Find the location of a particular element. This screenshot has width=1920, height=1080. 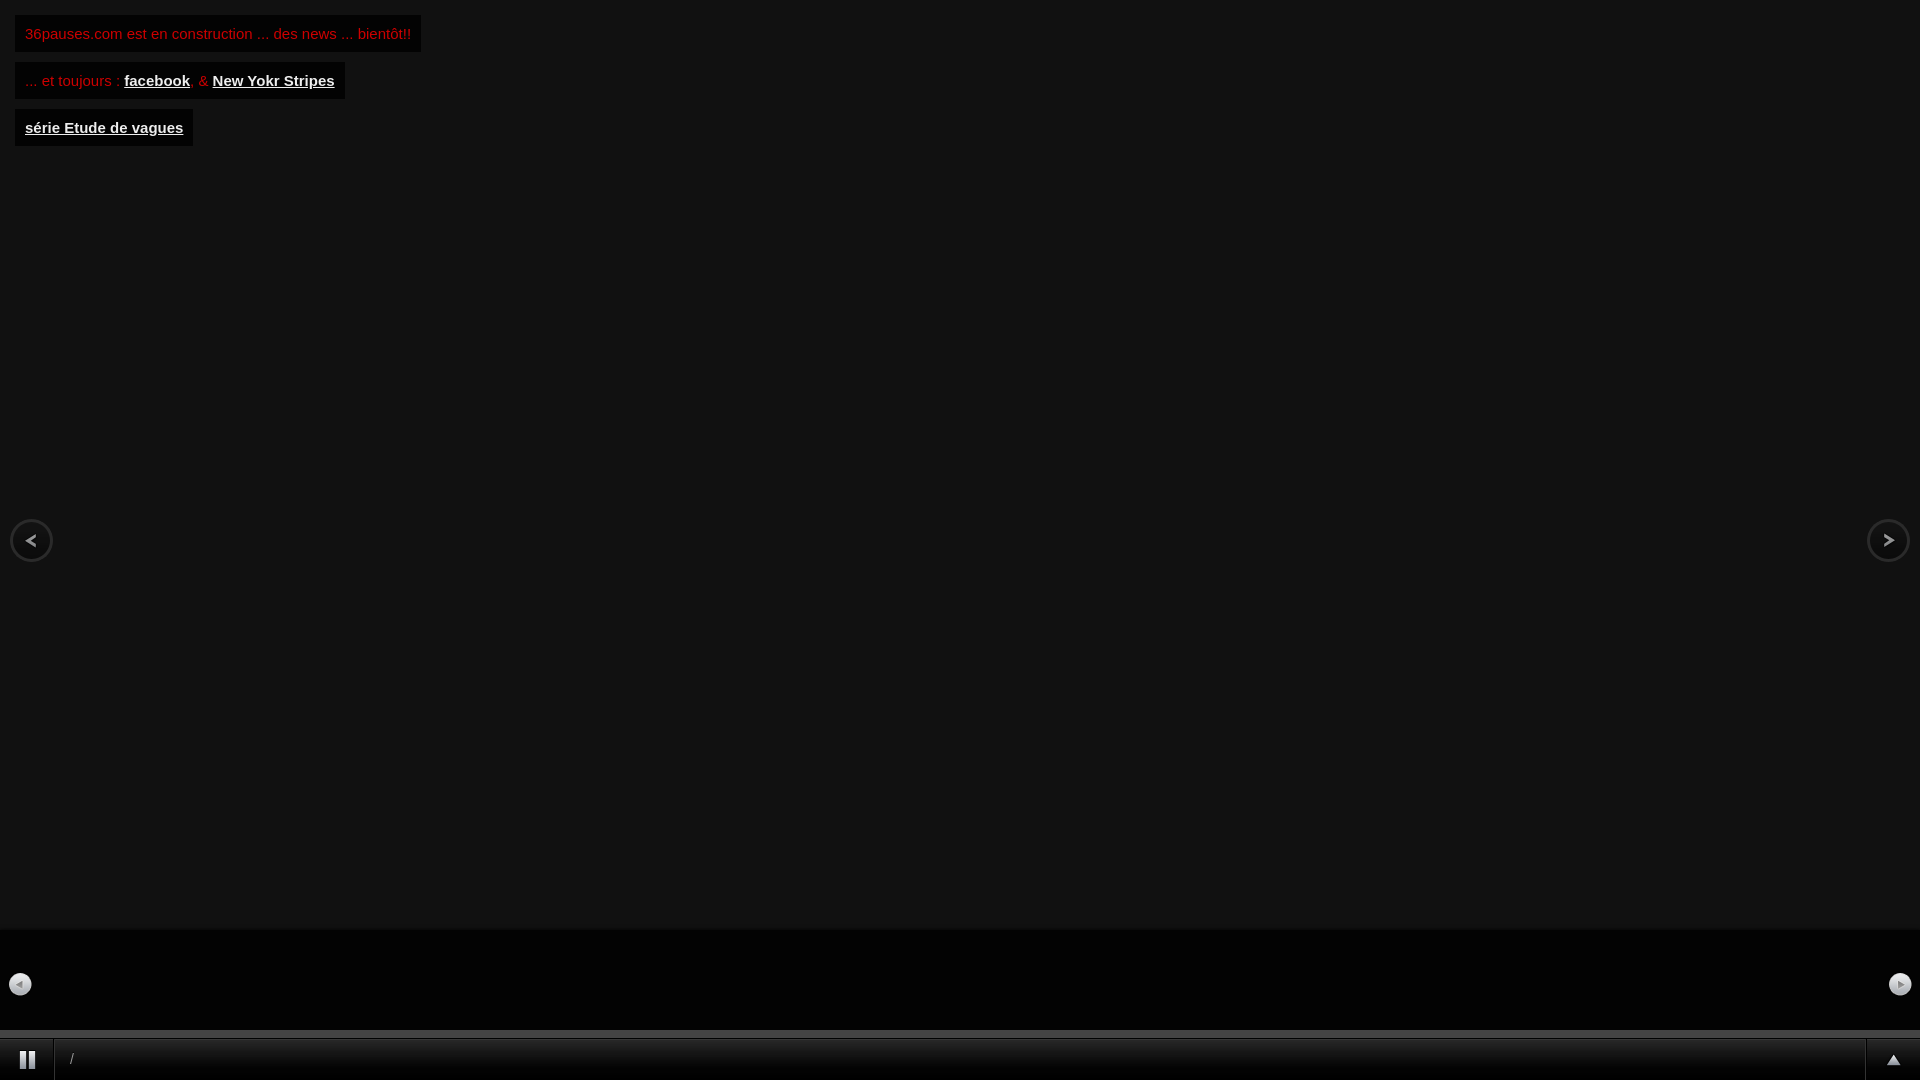

'New Yokr Stripes' is located at coordinates (272, 79).